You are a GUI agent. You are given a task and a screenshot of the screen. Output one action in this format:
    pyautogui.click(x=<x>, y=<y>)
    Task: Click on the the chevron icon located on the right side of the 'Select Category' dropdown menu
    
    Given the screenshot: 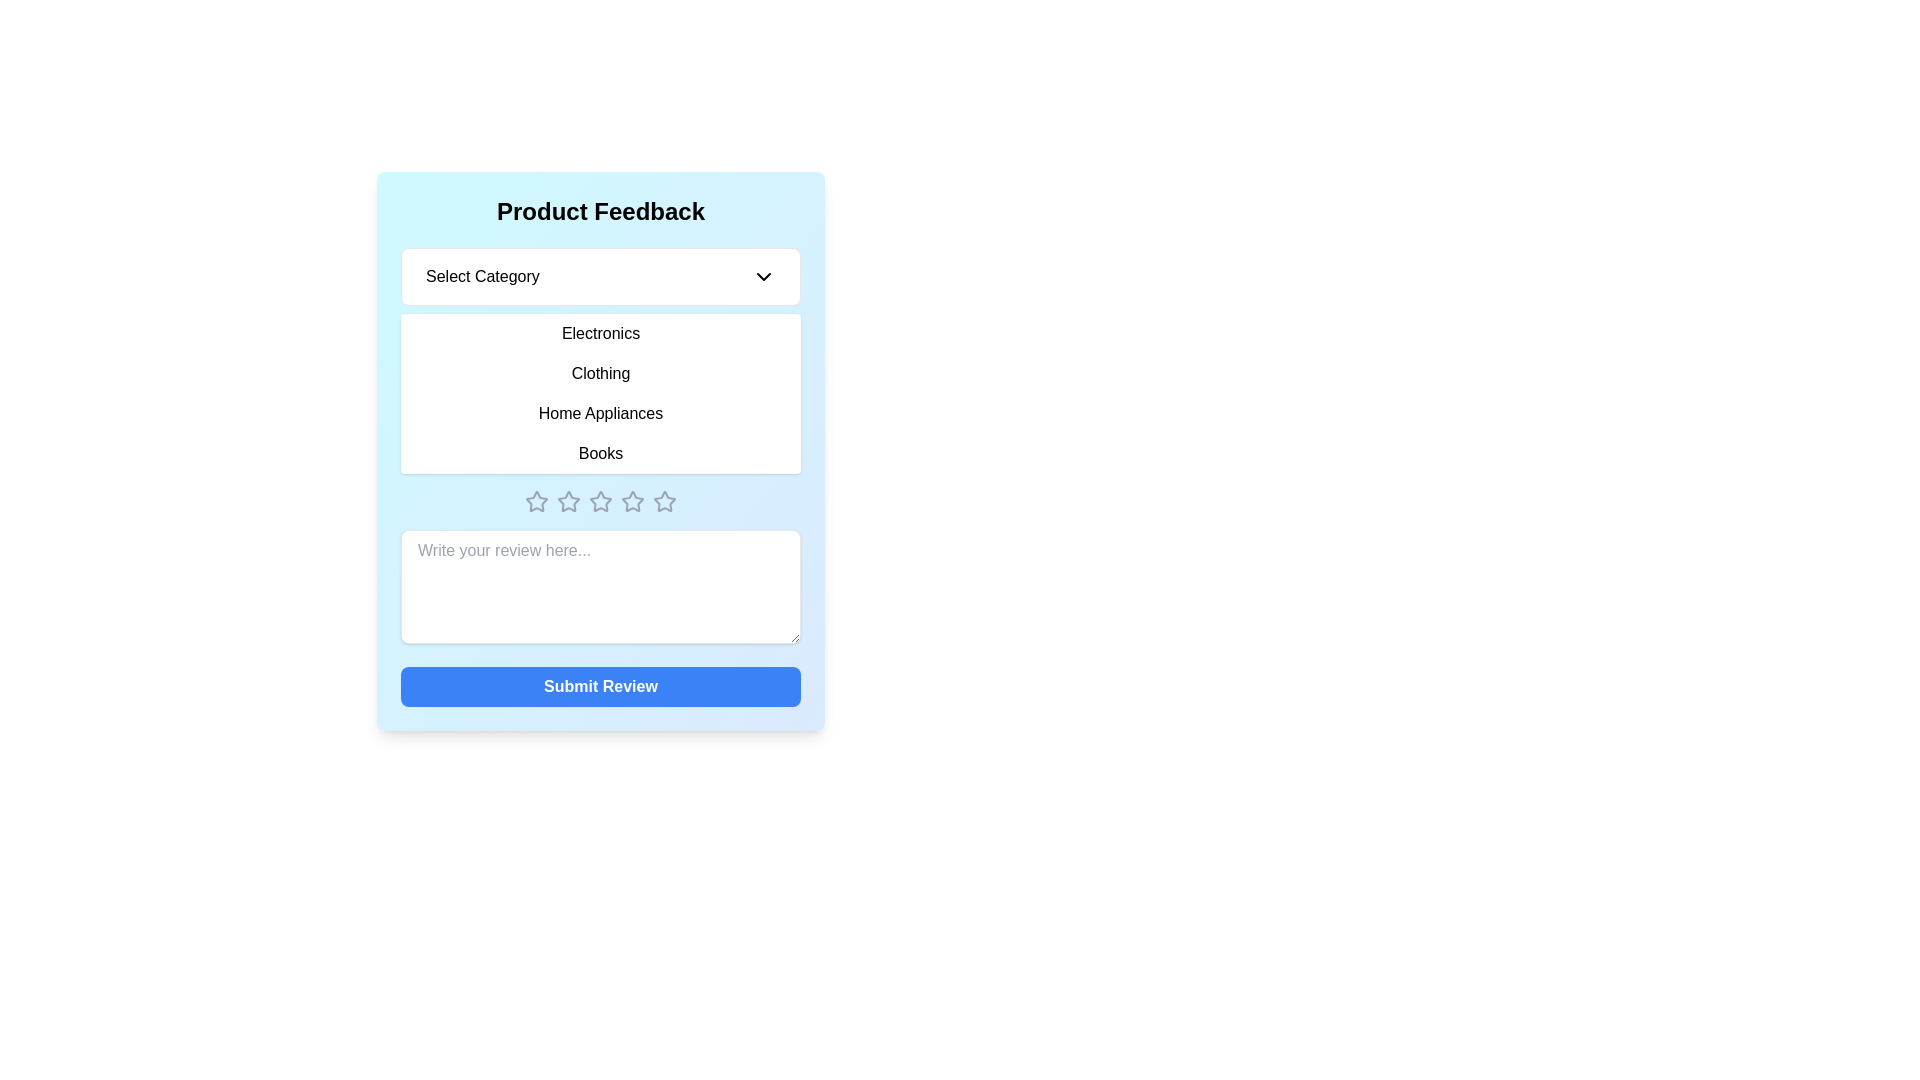 What is the action you would take?
    pyautogui.click(x=762, y=277)
    